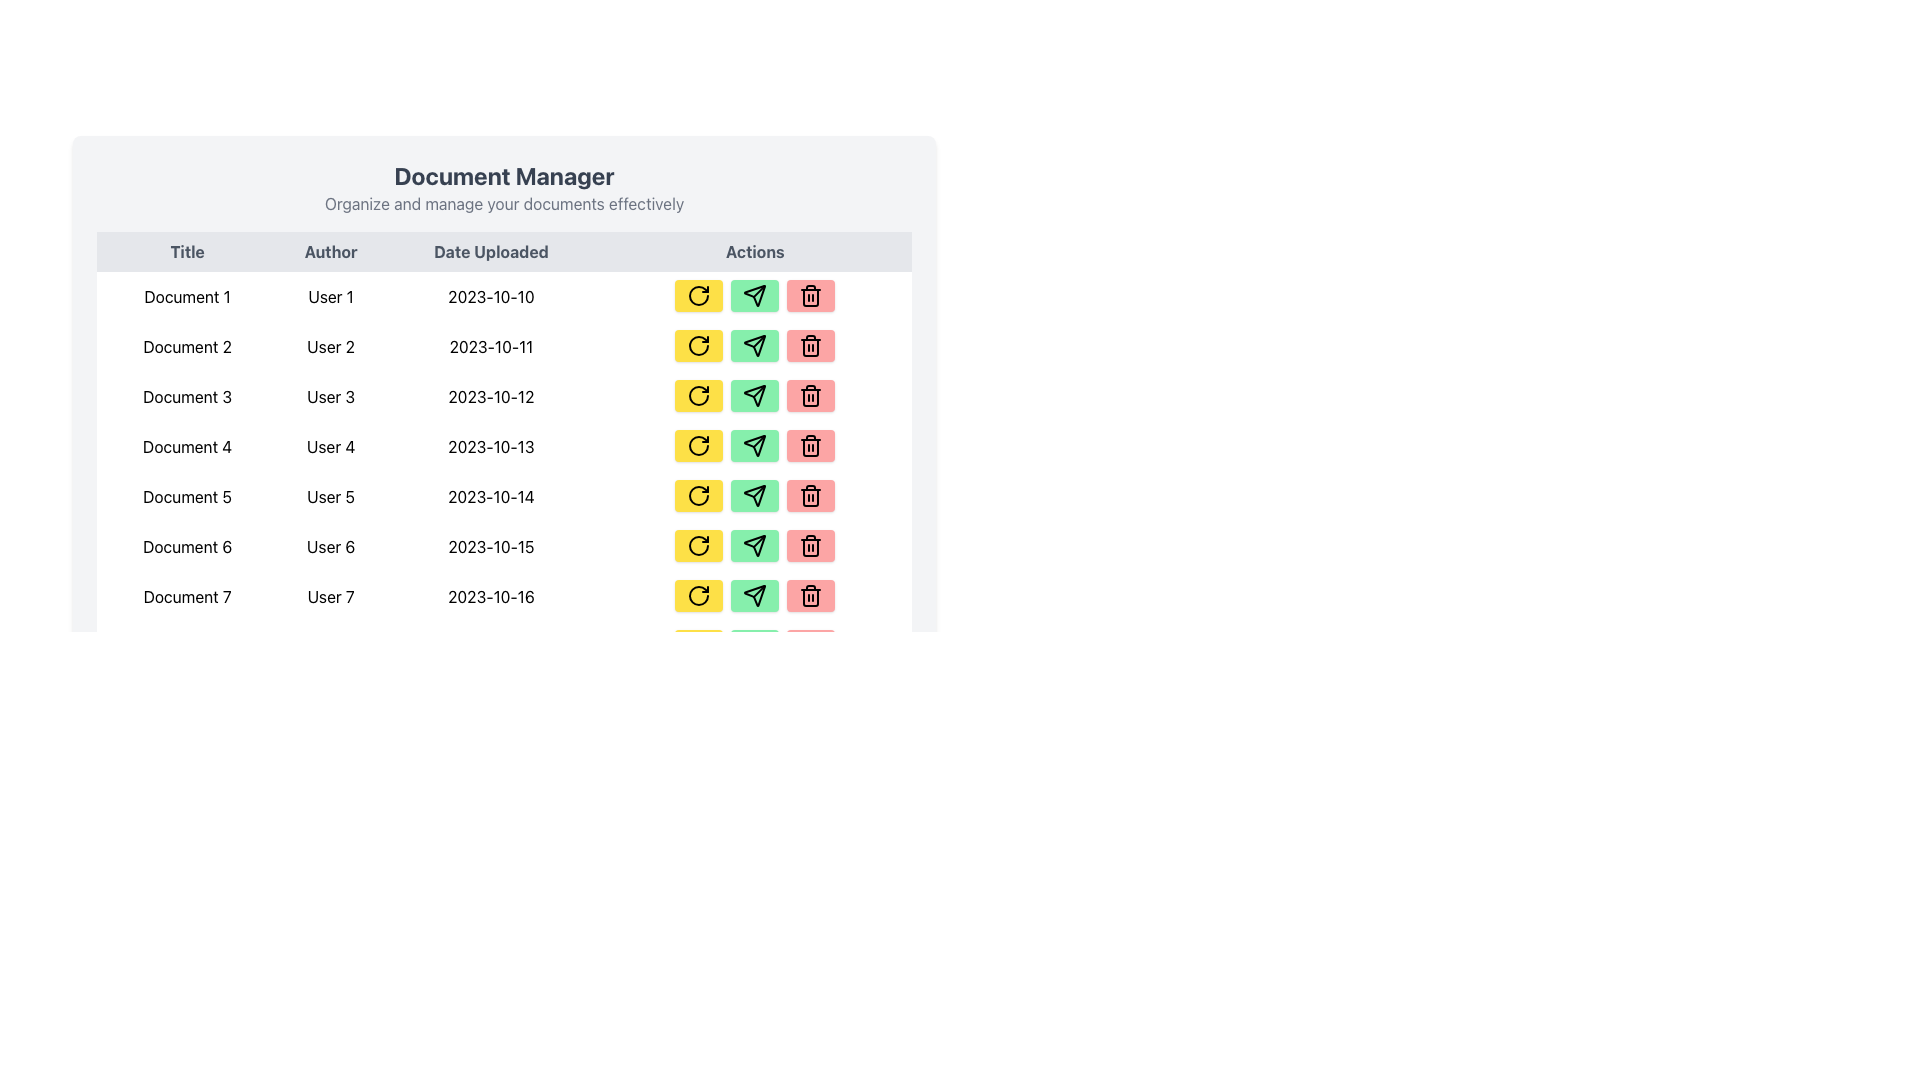 This screenshot has width=1920, height=1080. What do you see at coordinates (491, 547) in the screenshot?
I see `the date text '2023-10-15' in the sixth row of the 'Date Uploaded' column of the table` at bounding box center [491, 547].